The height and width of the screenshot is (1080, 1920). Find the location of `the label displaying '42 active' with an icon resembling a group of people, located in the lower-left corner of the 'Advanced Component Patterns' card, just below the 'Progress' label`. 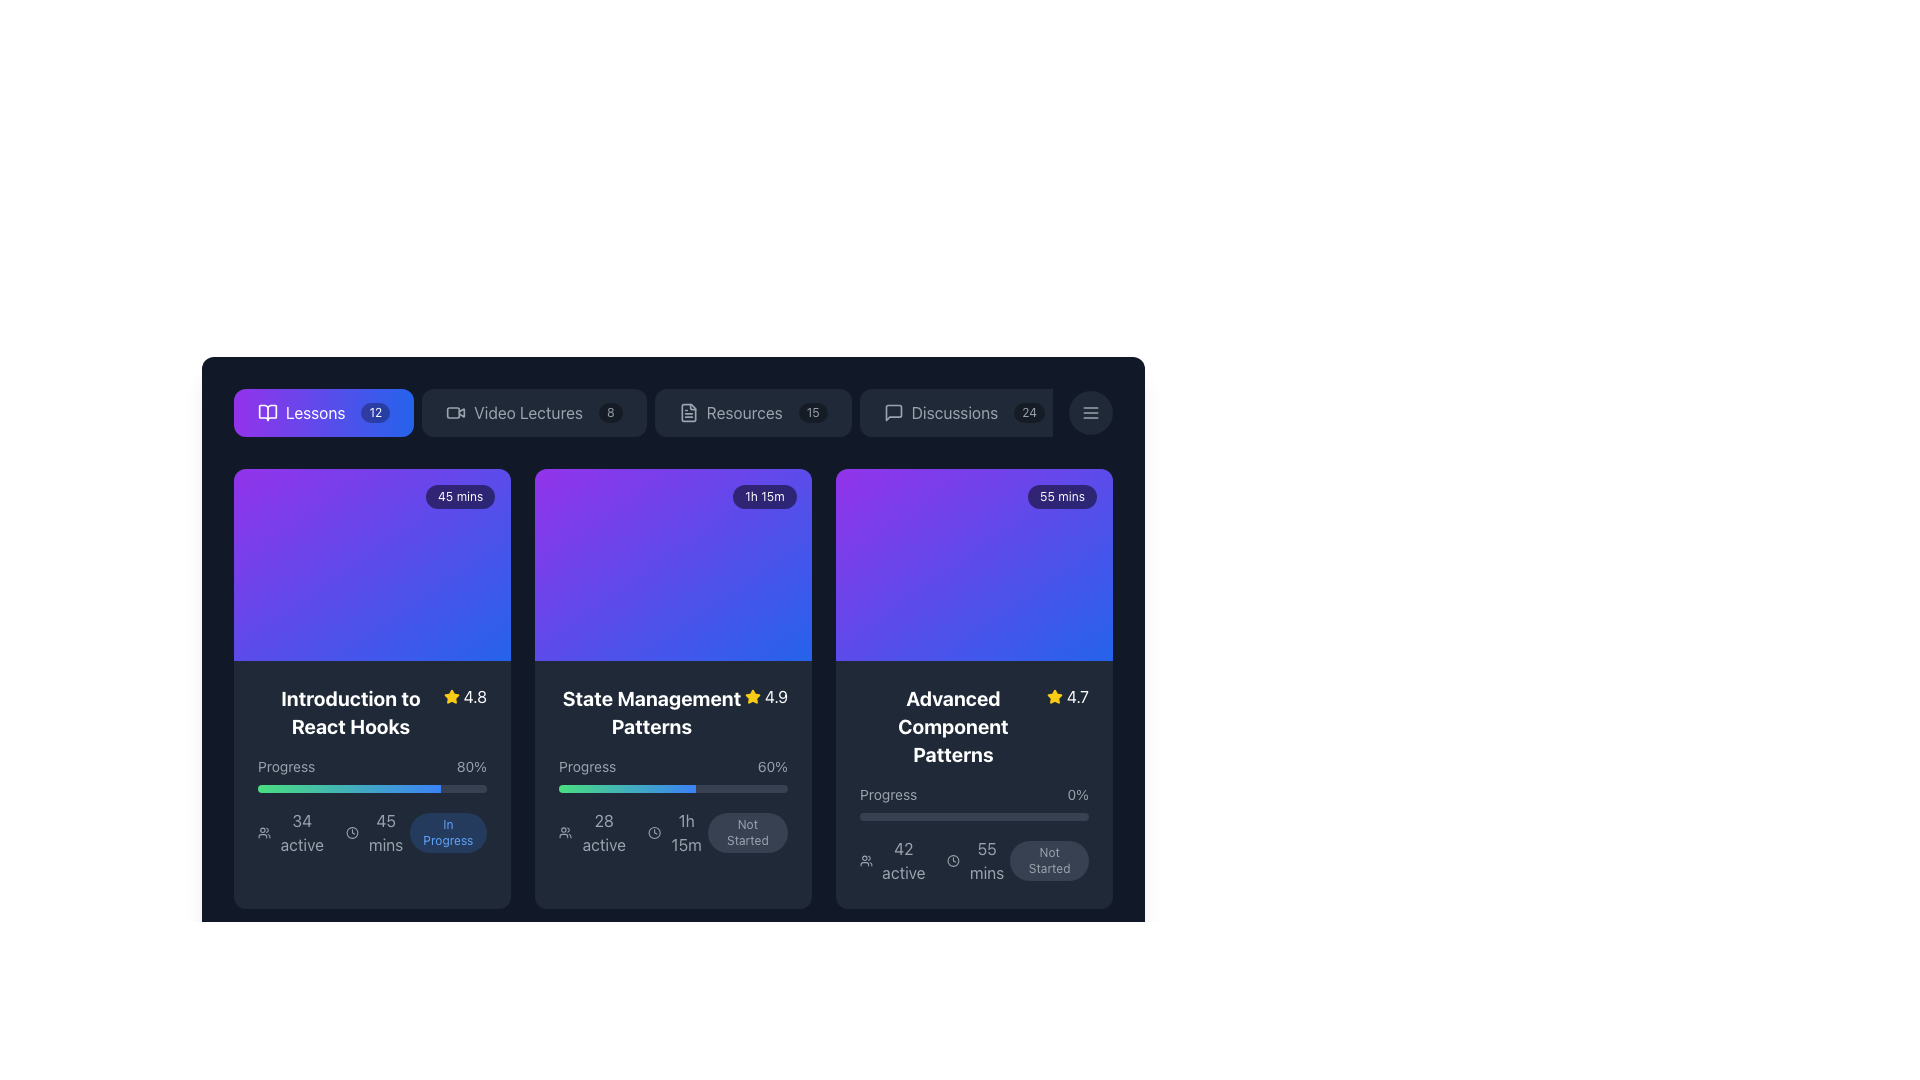

the label displaying '42 active' with an icon resembling a group of people, located in the lower-left corner of the 'Advanced Component Patterns' card, just below the 'Progress' label is located at coordinates (894, 859).